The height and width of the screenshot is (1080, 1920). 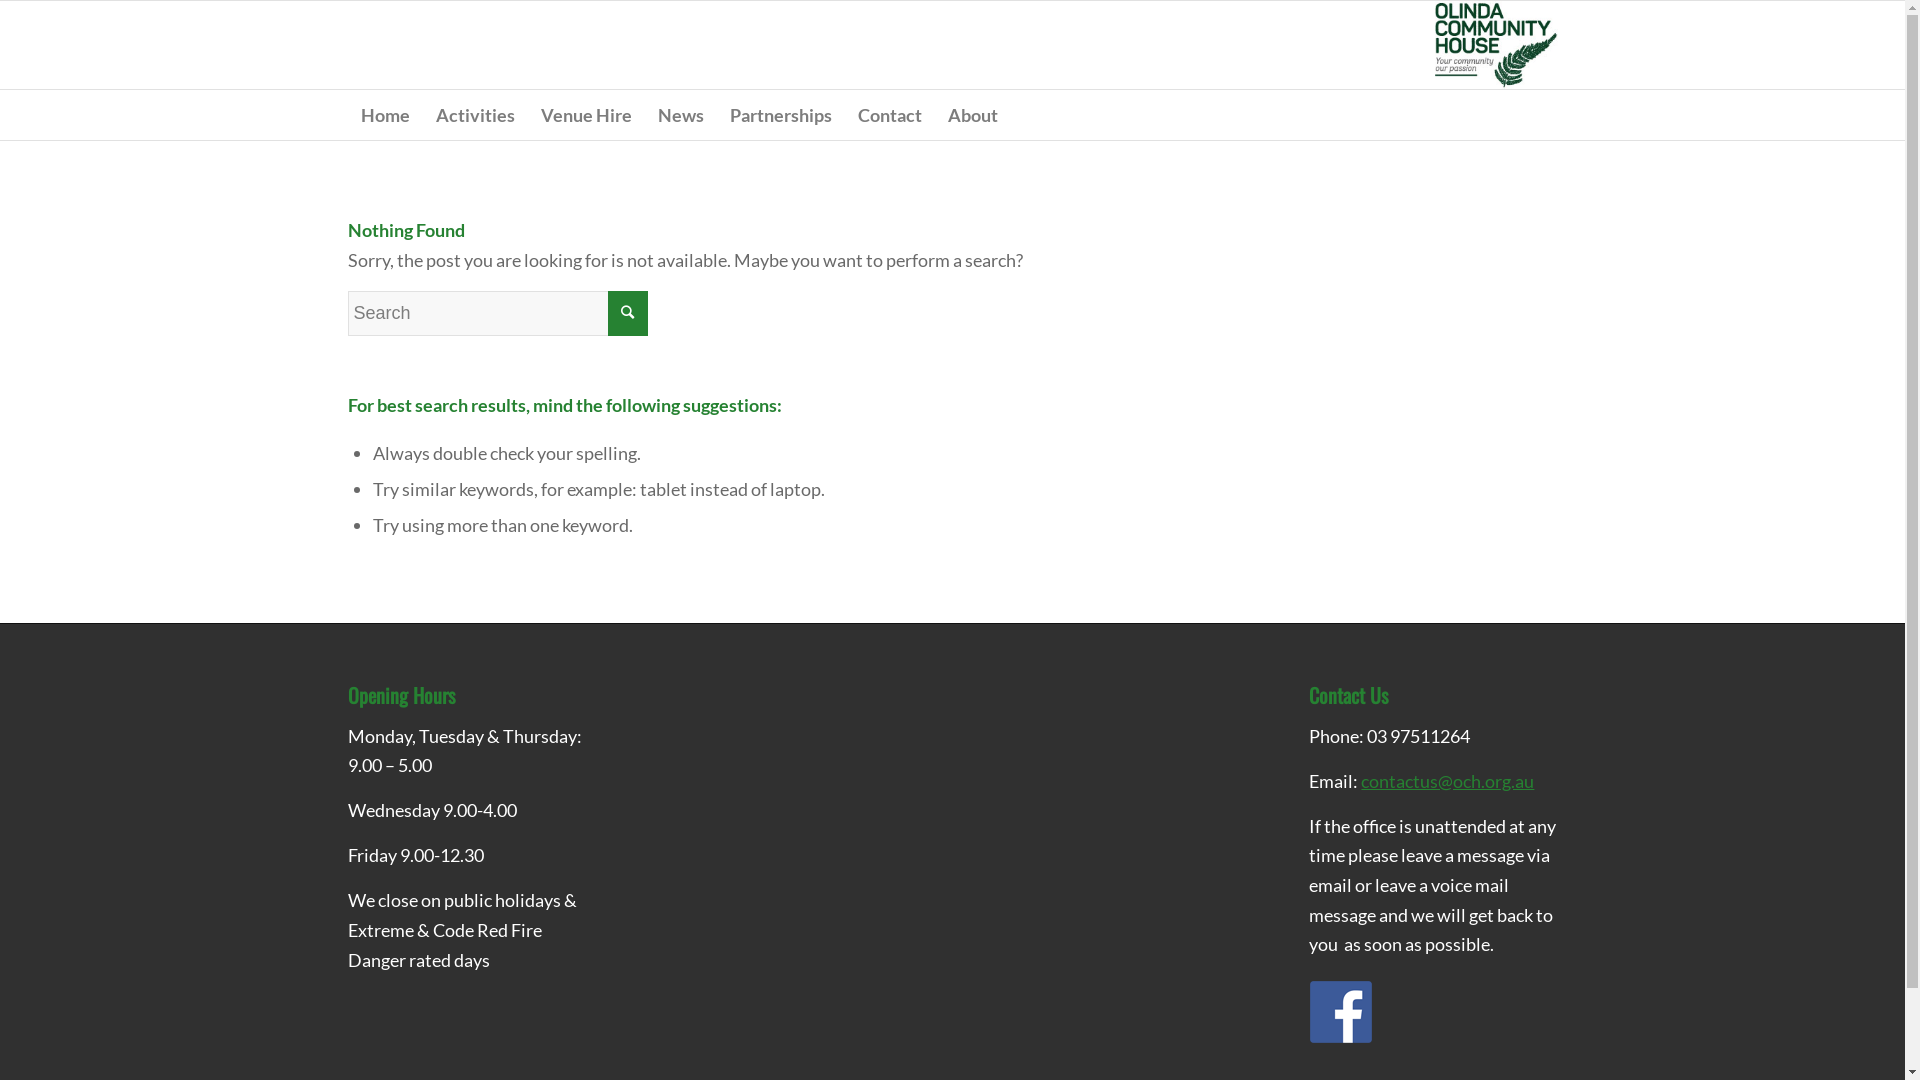 What do you see at coordinates (971, 115) in the screenshot?
I see `'About'` at bounding box center [971, 115].